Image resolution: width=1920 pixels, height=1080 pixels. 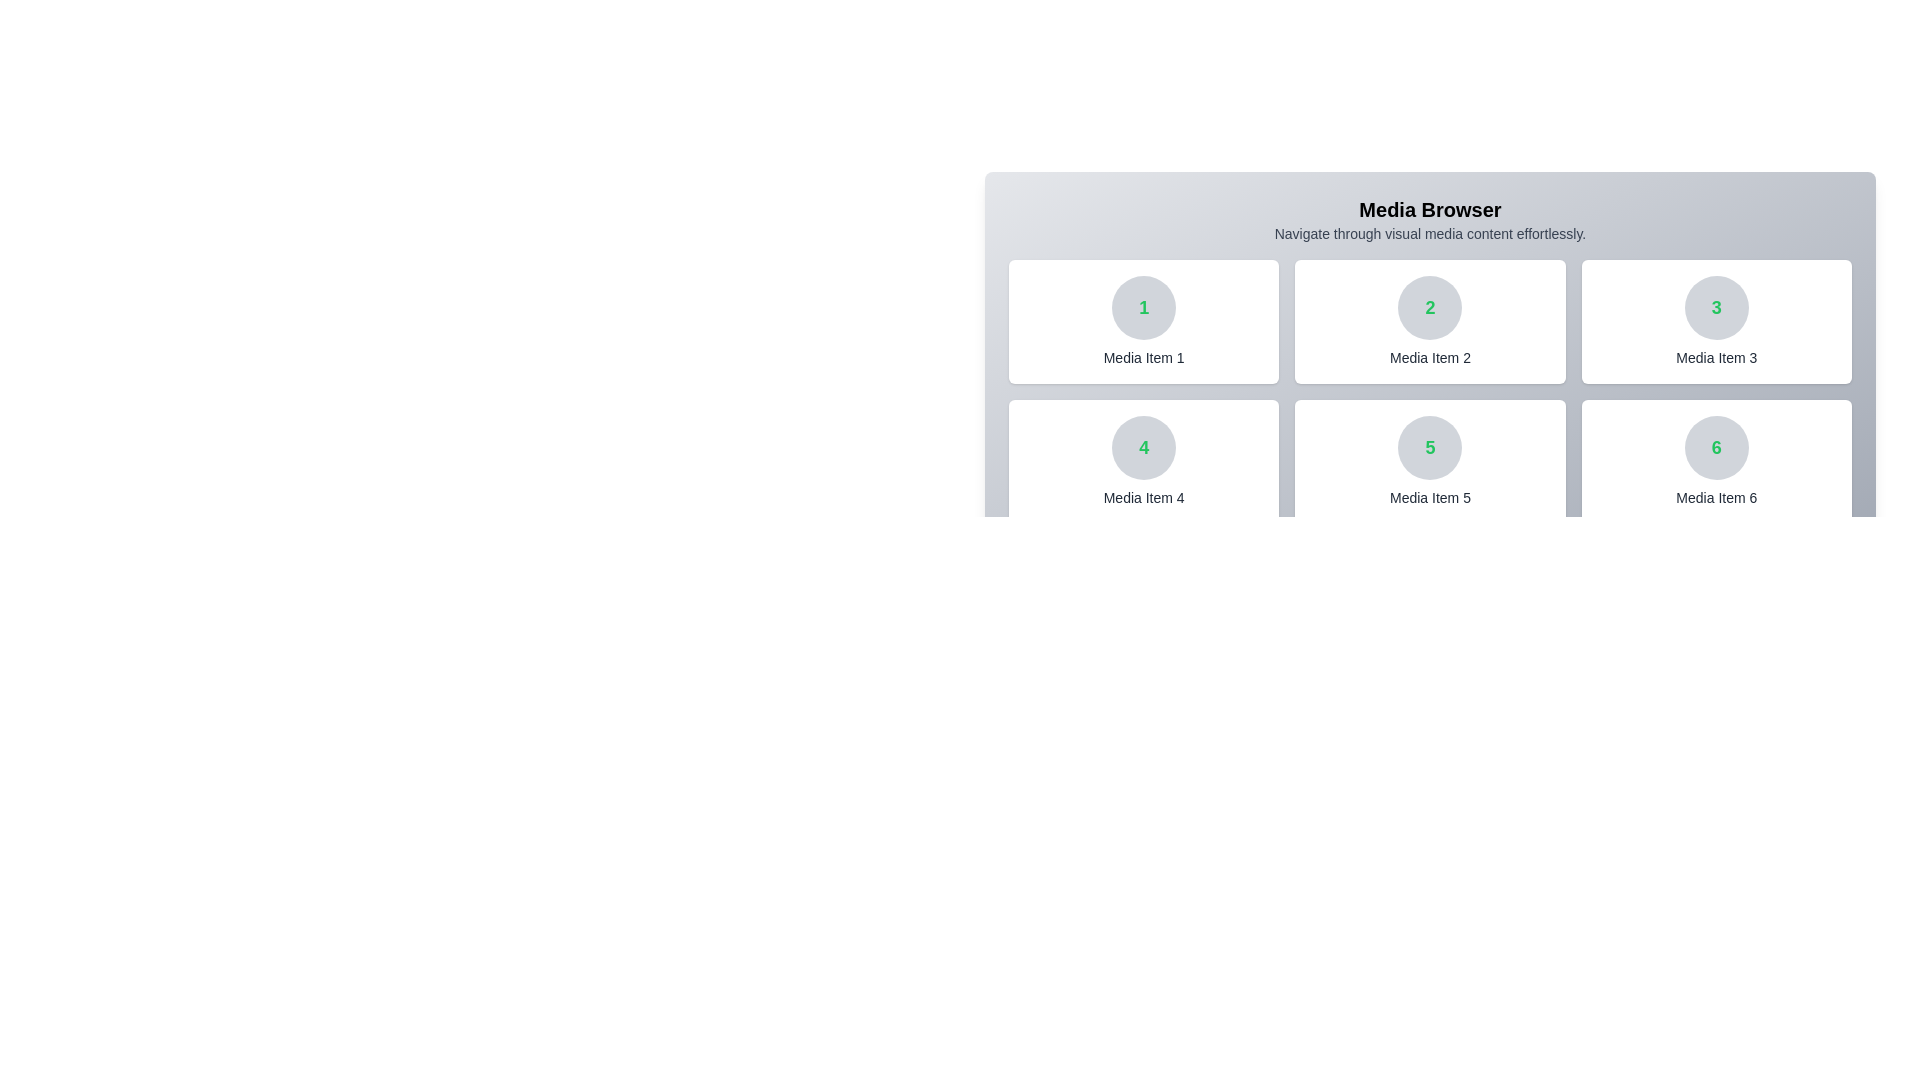 What do you see at coordinates (1144, 308) in the screenshot?
I see `label containing the green number '1' on a circular gray background, positioned in the top-left corner above 'Media Item 1'` at bounding box center [1144, 308].